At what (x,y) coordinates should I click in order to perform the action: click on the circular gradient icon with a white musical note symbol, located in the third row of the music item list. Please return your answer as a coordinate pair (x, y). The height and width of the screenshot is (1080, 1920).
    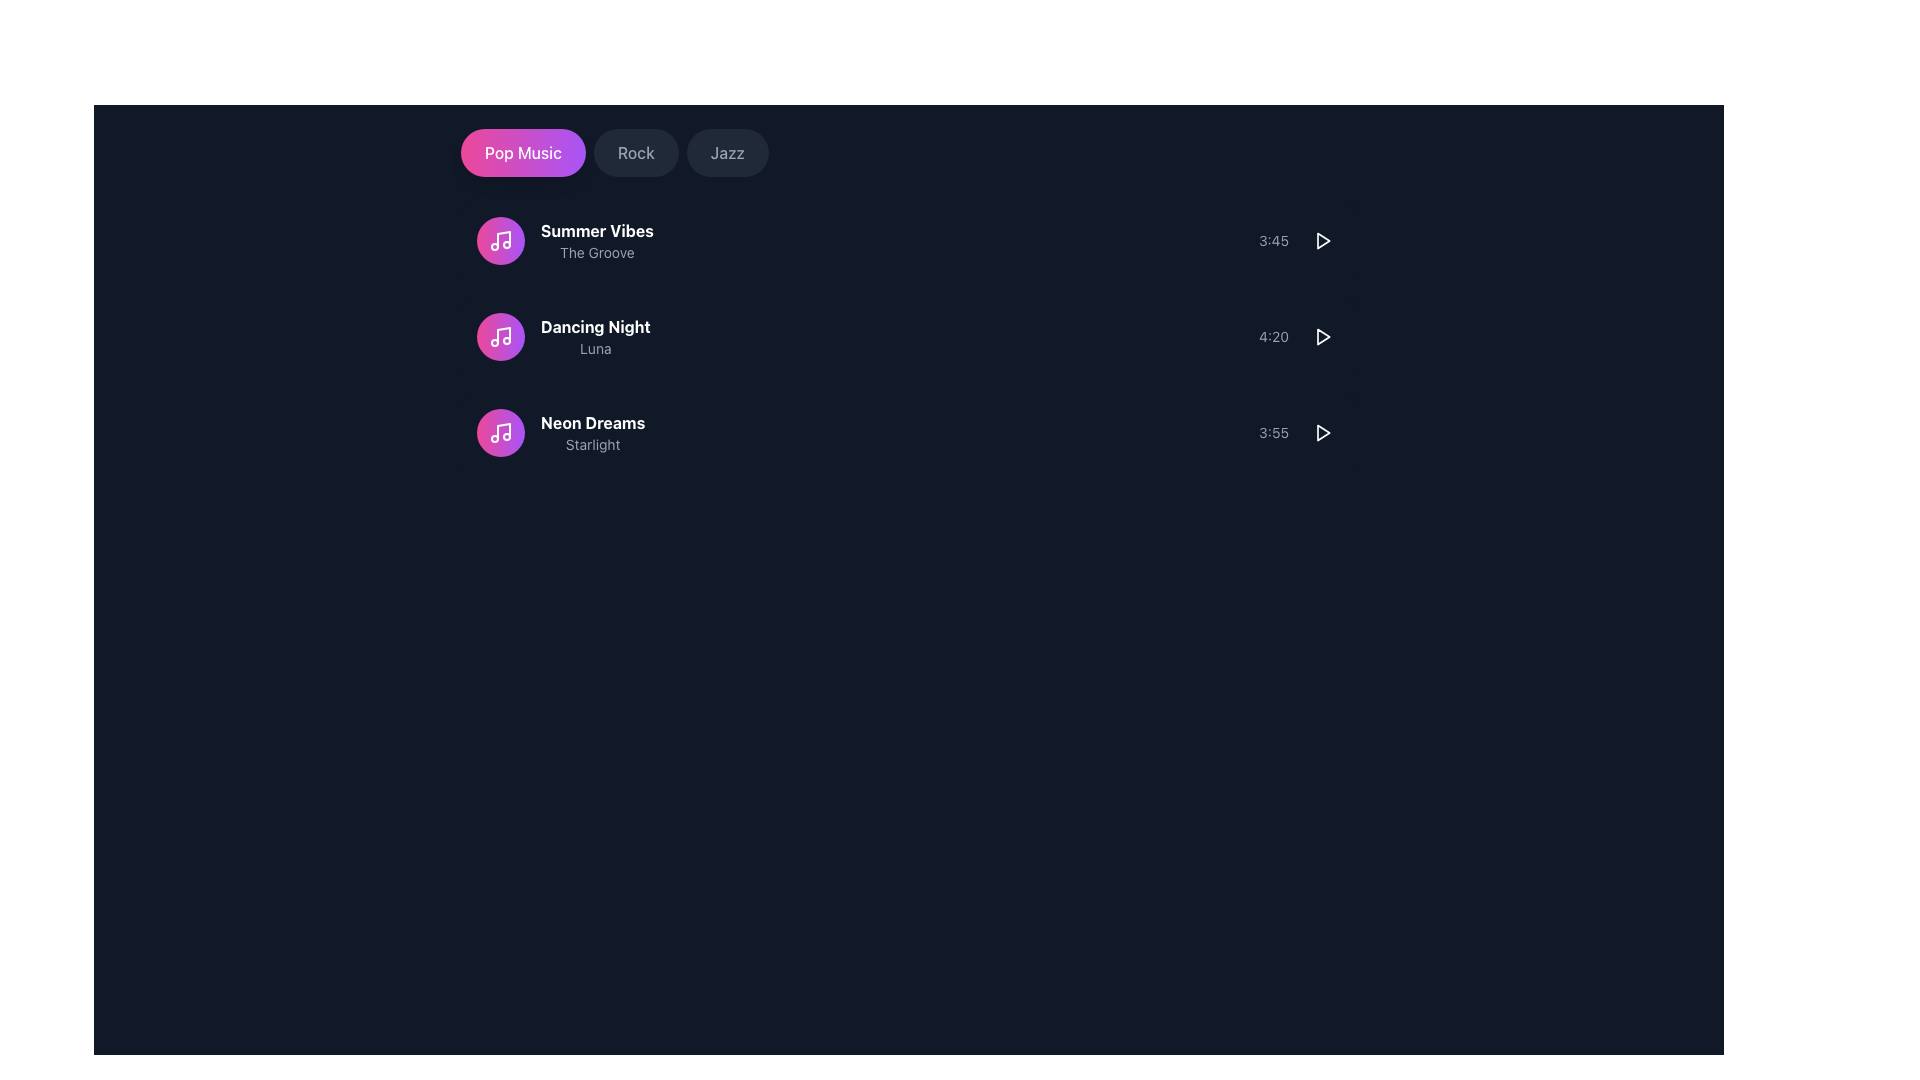
    Looking at the image, I should click on (500, 431).